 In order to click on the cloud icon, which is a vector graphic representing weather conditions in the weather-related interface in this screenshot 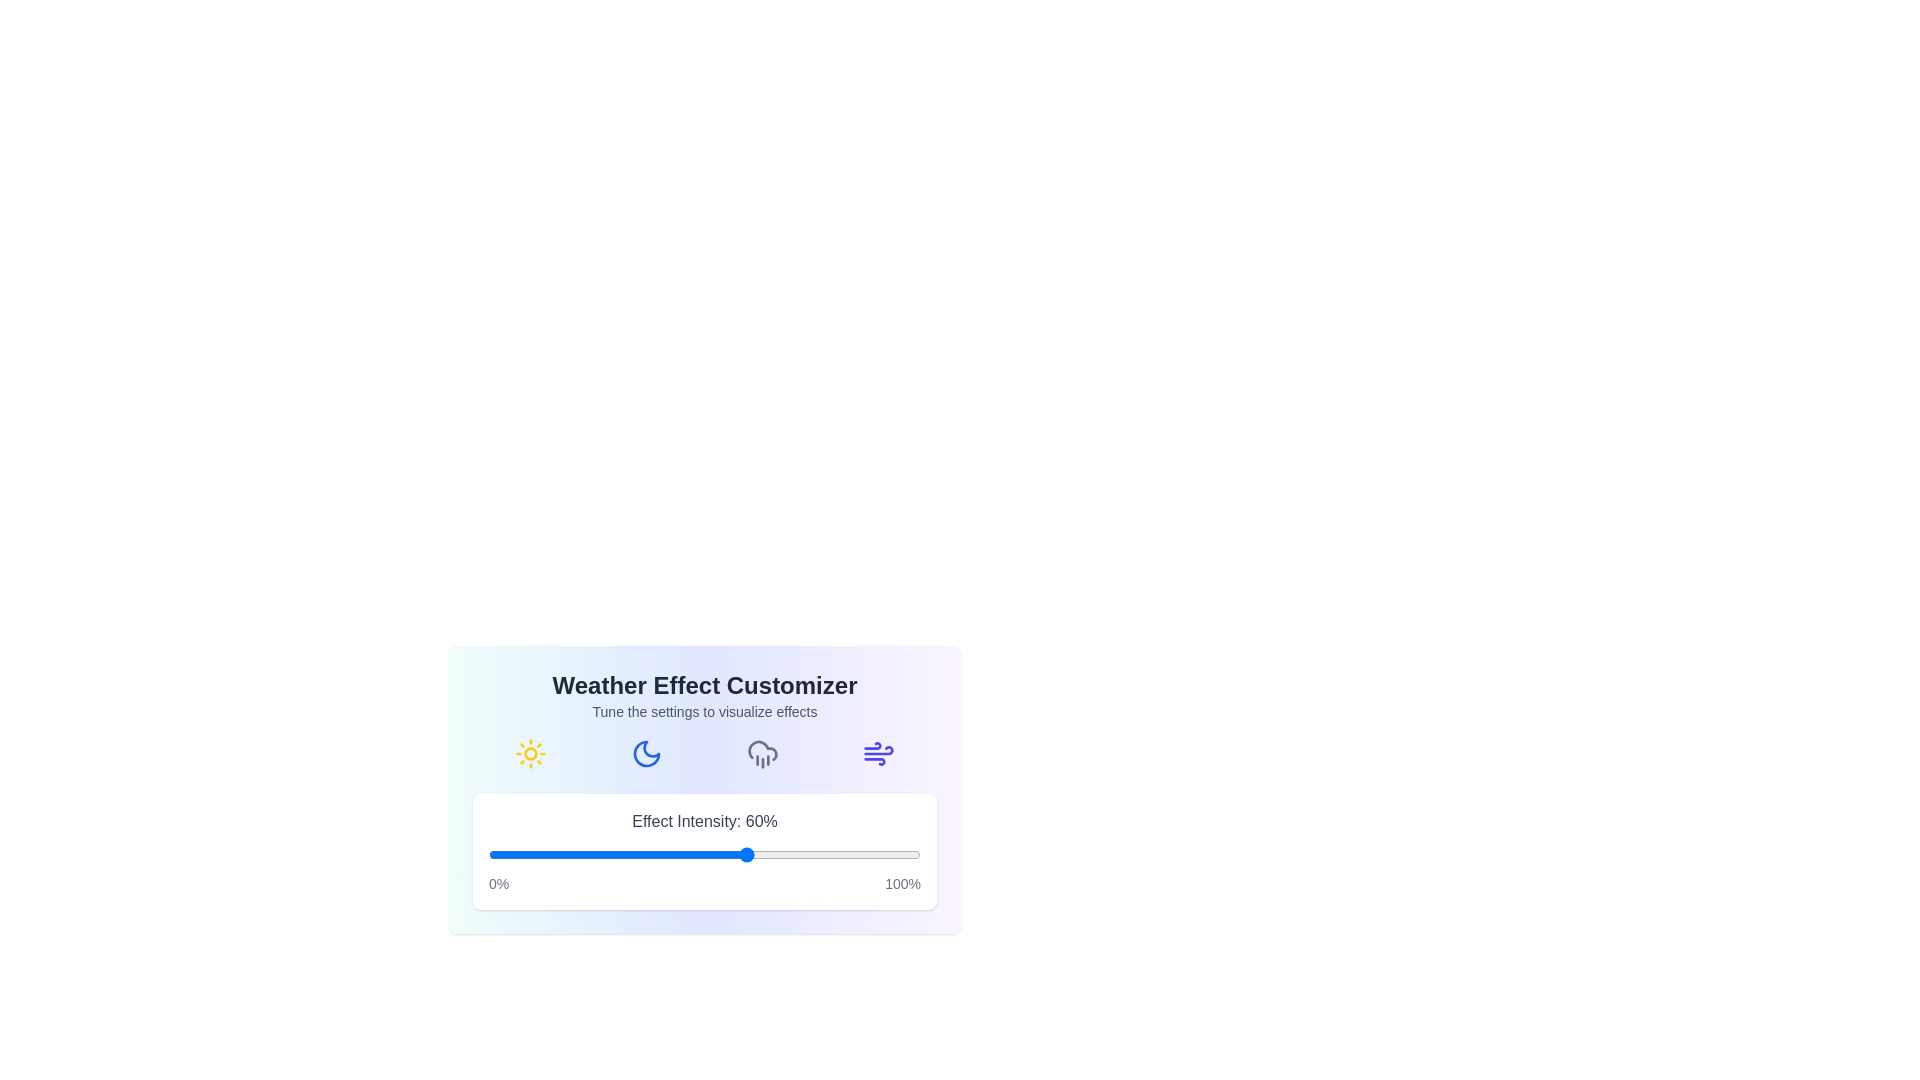, I will do `click(762, 750)`.